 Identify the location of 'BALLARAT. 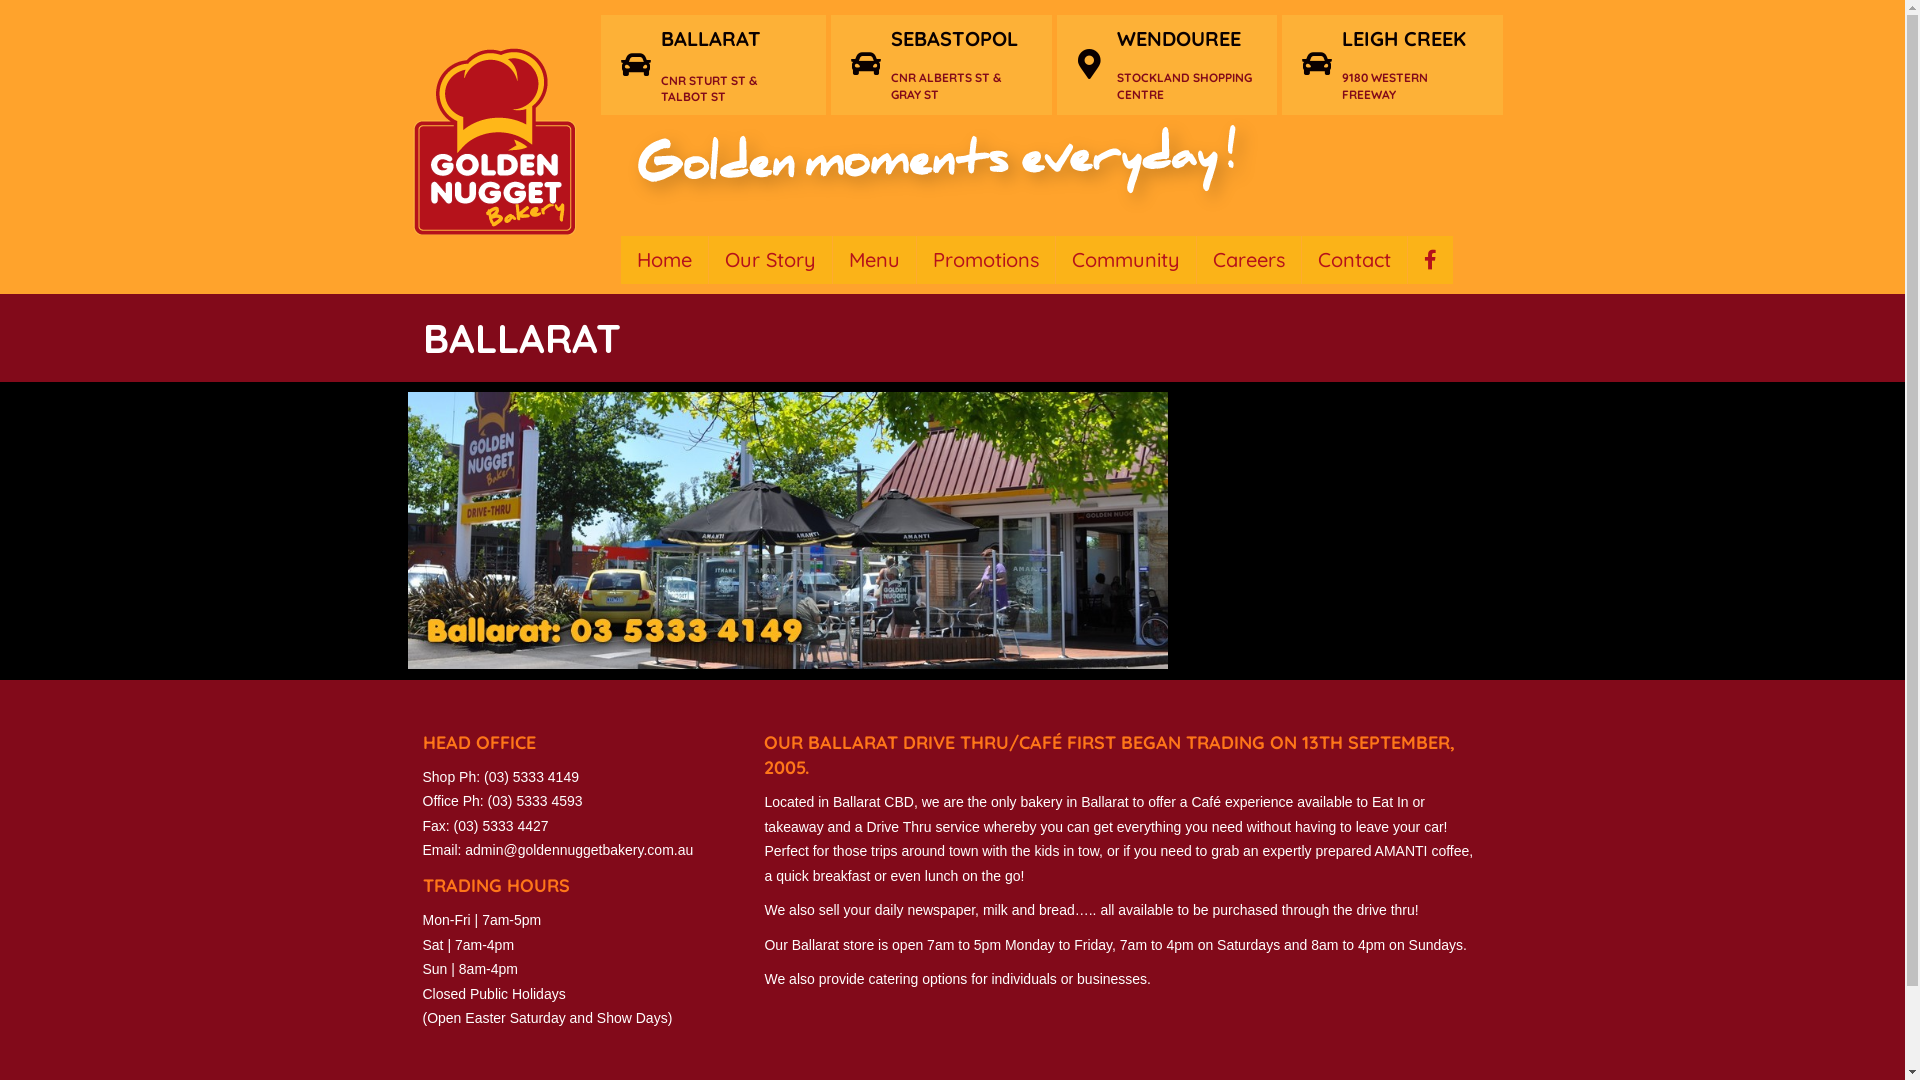
(732, 64).